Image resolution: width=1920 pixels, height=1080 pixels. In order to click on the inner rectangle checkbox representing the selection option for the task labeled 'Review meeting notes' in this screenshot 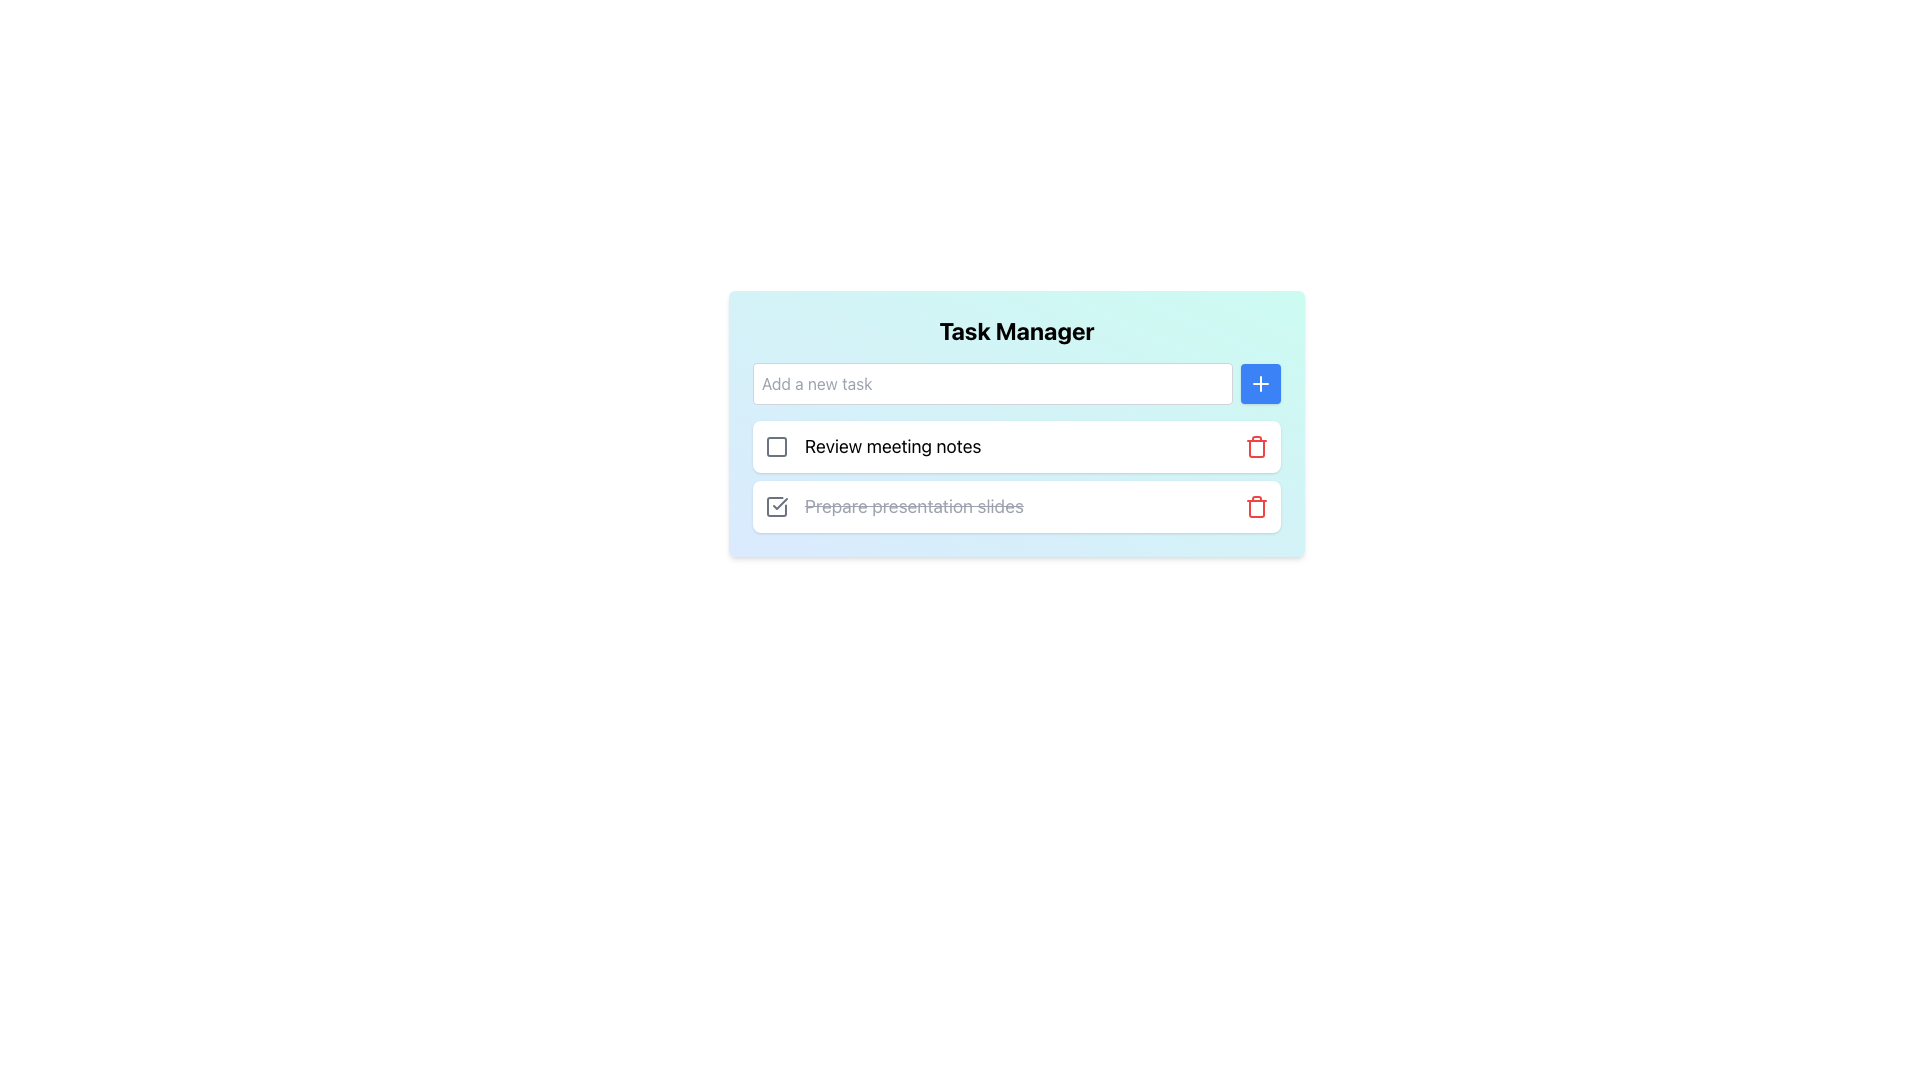, I will do `click(776, 446)`.